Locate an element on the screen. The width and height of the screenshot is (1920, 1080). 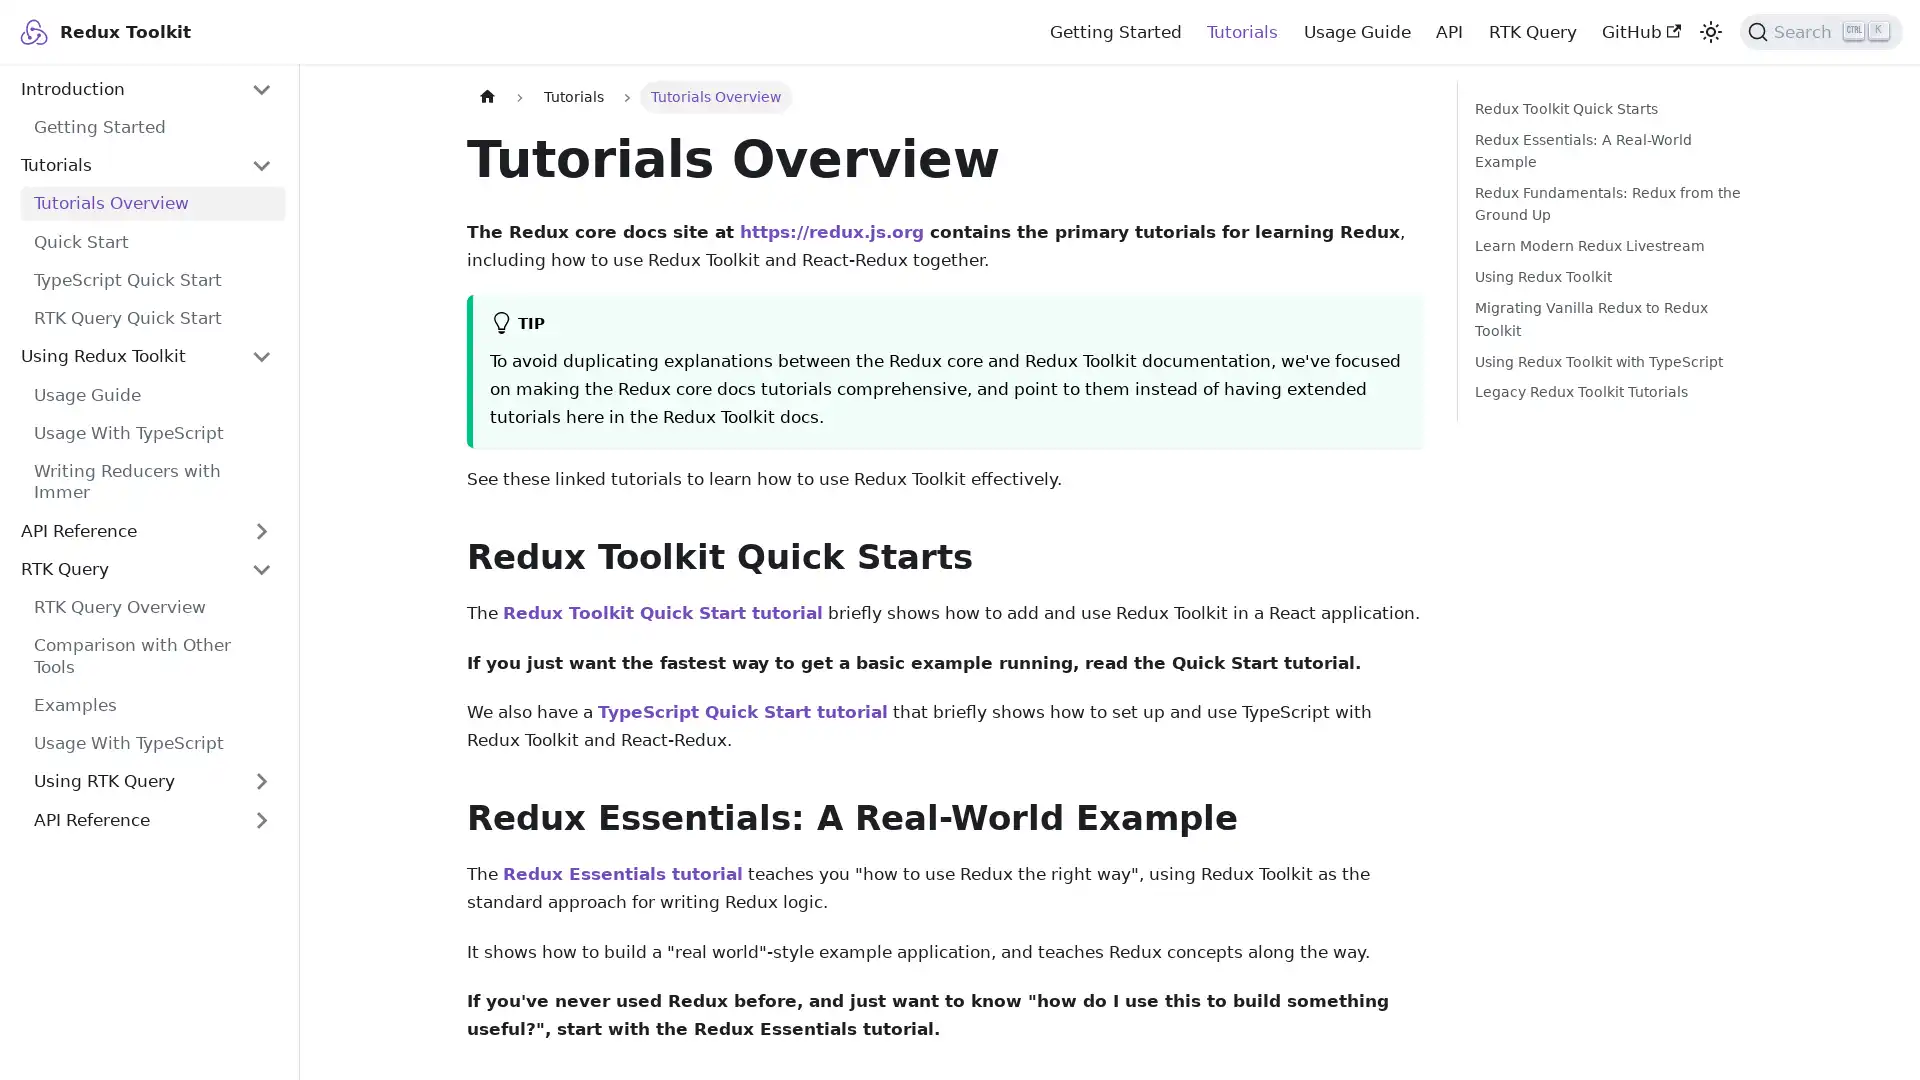
Search is located at coordinates (1821, 30).